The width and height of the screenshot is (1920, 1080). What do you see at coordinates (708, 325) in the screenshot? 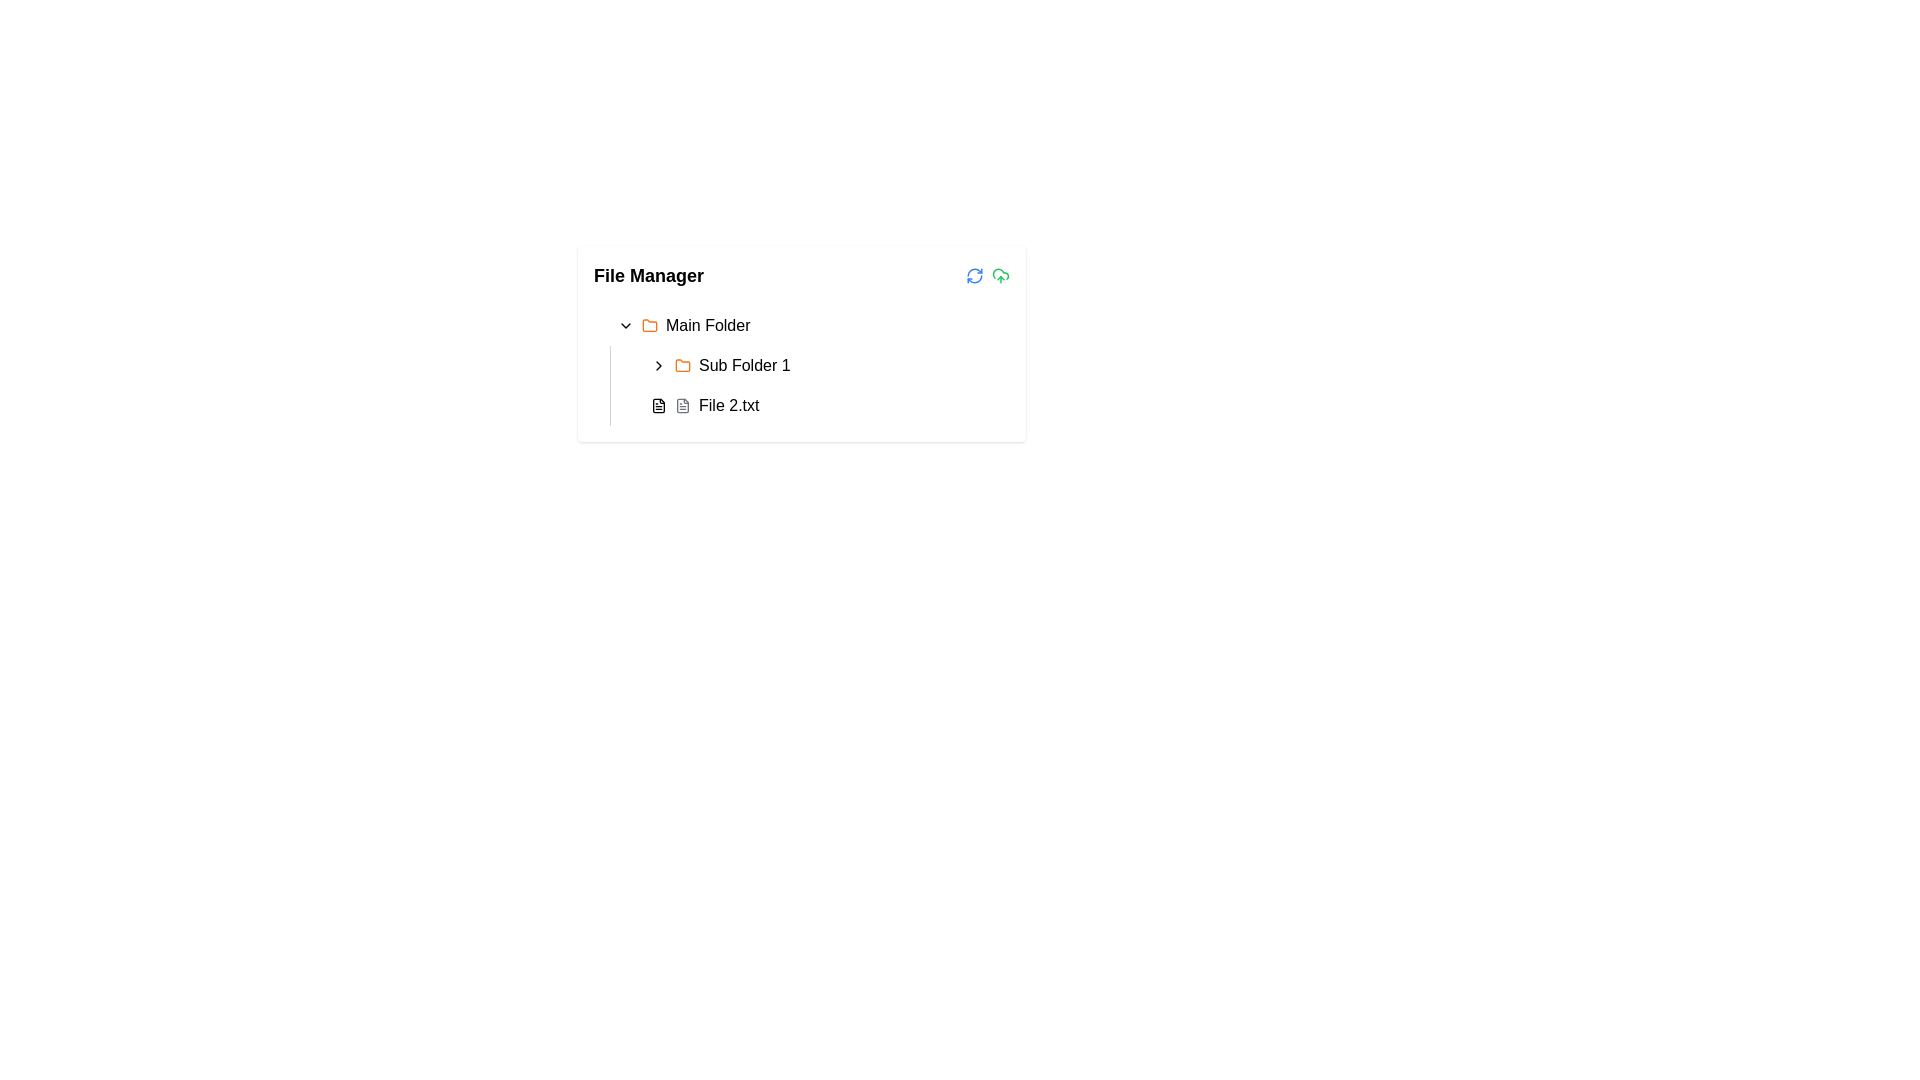
I see `the text label that indicates a main directory structure` at bounding box center [708, 325].